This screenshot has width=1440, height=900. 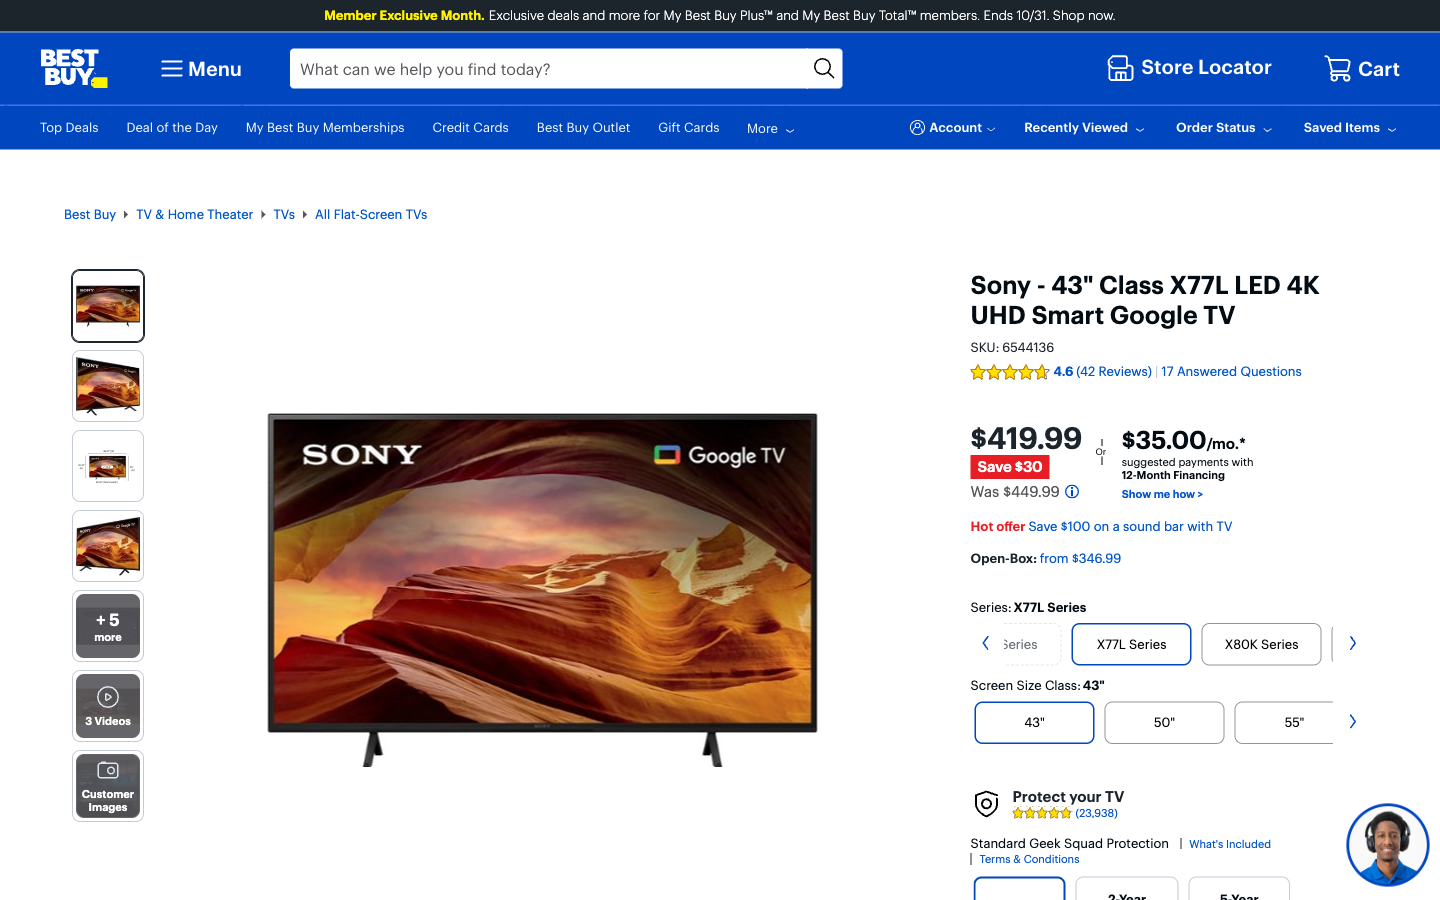 I want to click on Hit the icon situated at upper left corner to return to Best Buy home page, so click(x=74, y=68).